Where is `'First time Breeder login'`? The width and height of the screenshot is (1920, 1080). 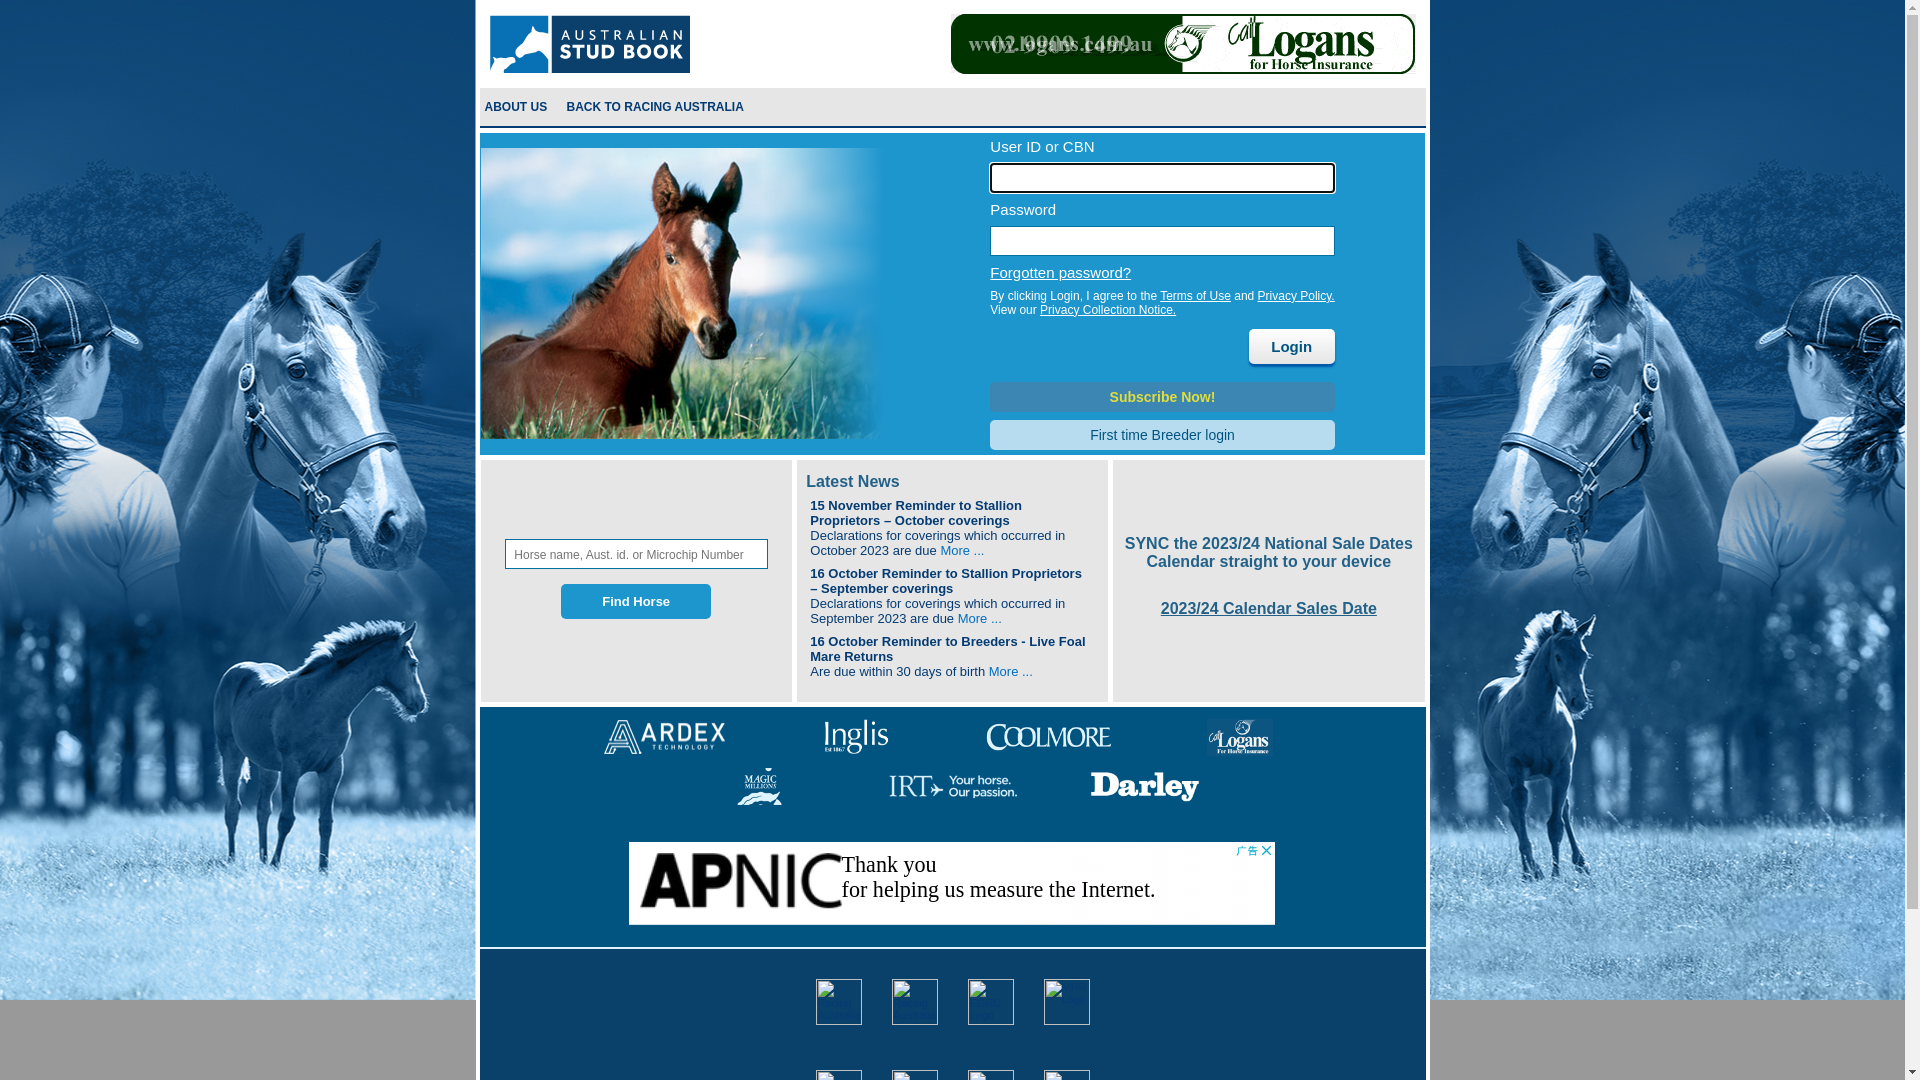
'First time Breeder login' is located at coordinates (1161, 434).